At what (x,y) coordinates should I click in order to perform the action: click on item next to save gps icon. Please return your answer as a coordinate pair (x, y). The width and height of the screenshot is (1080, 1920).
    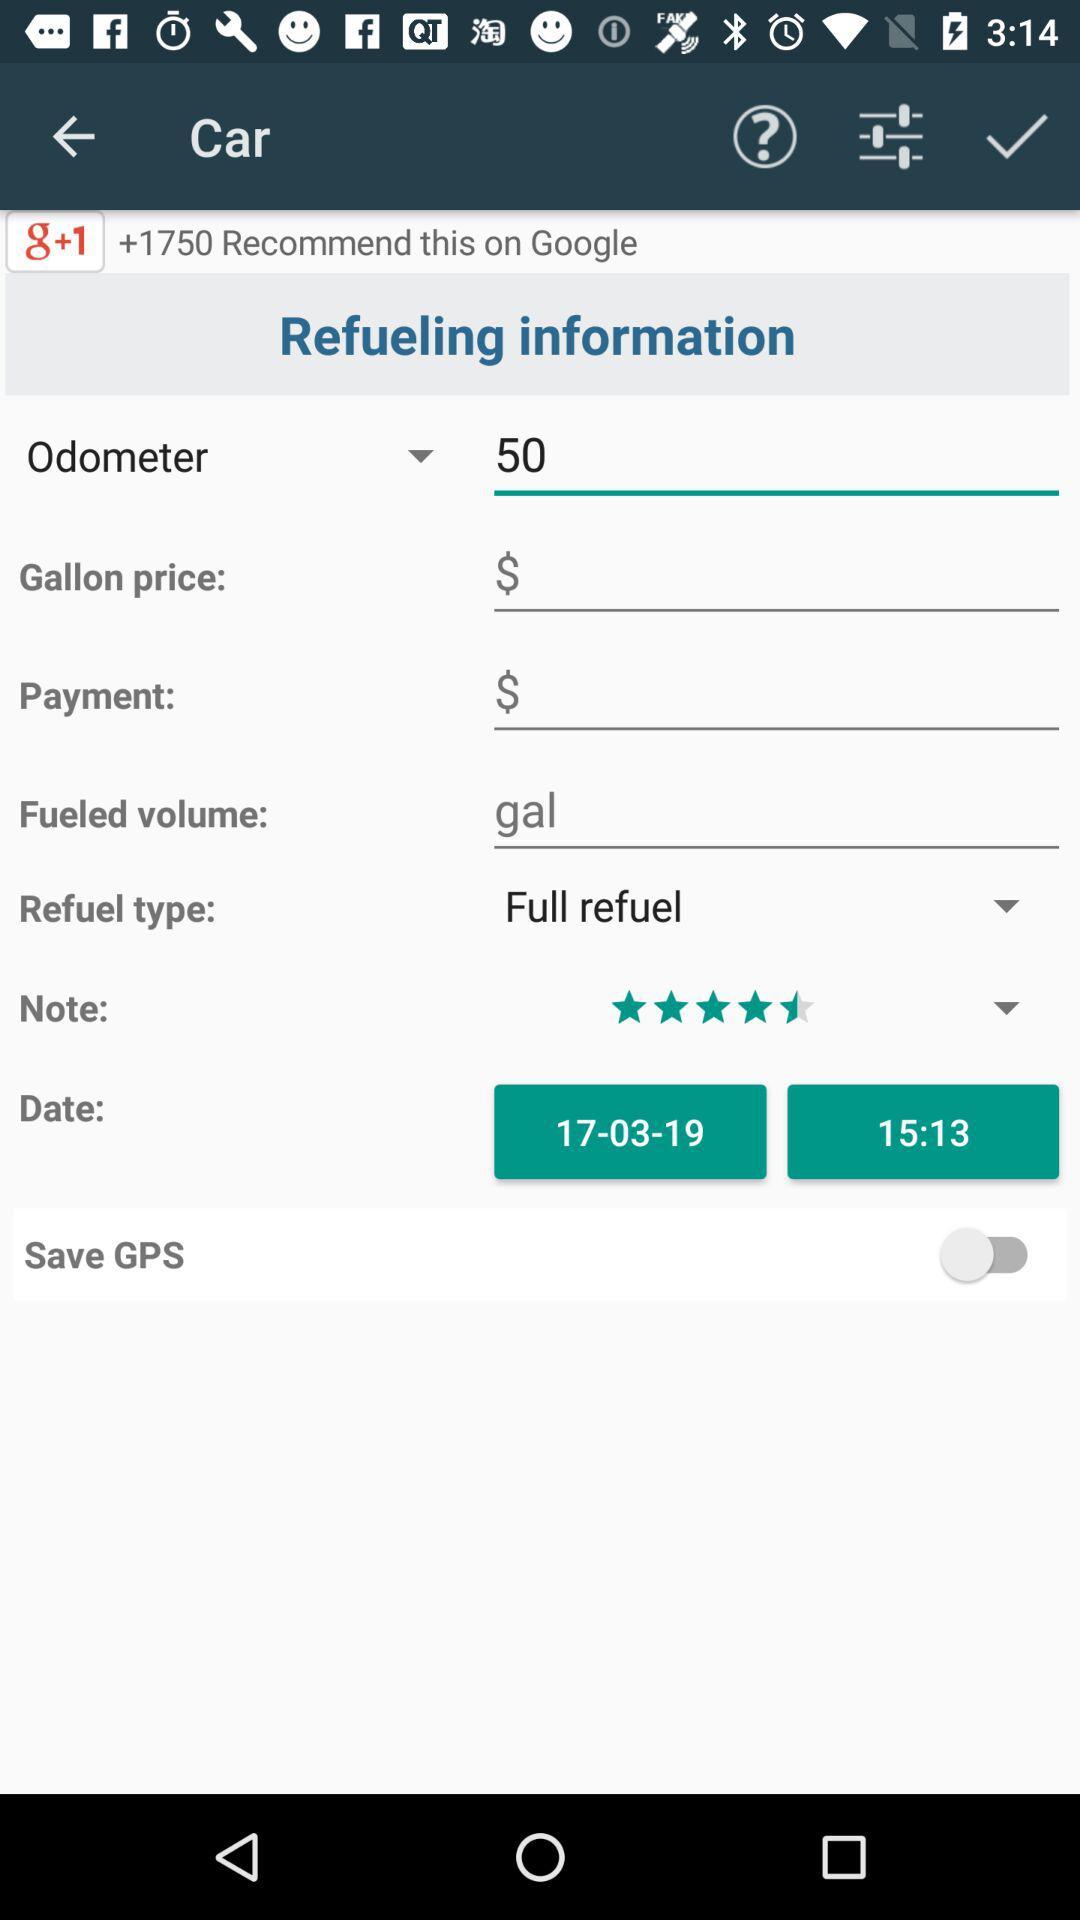
    Looking at the image, I should click on (797, 1253).